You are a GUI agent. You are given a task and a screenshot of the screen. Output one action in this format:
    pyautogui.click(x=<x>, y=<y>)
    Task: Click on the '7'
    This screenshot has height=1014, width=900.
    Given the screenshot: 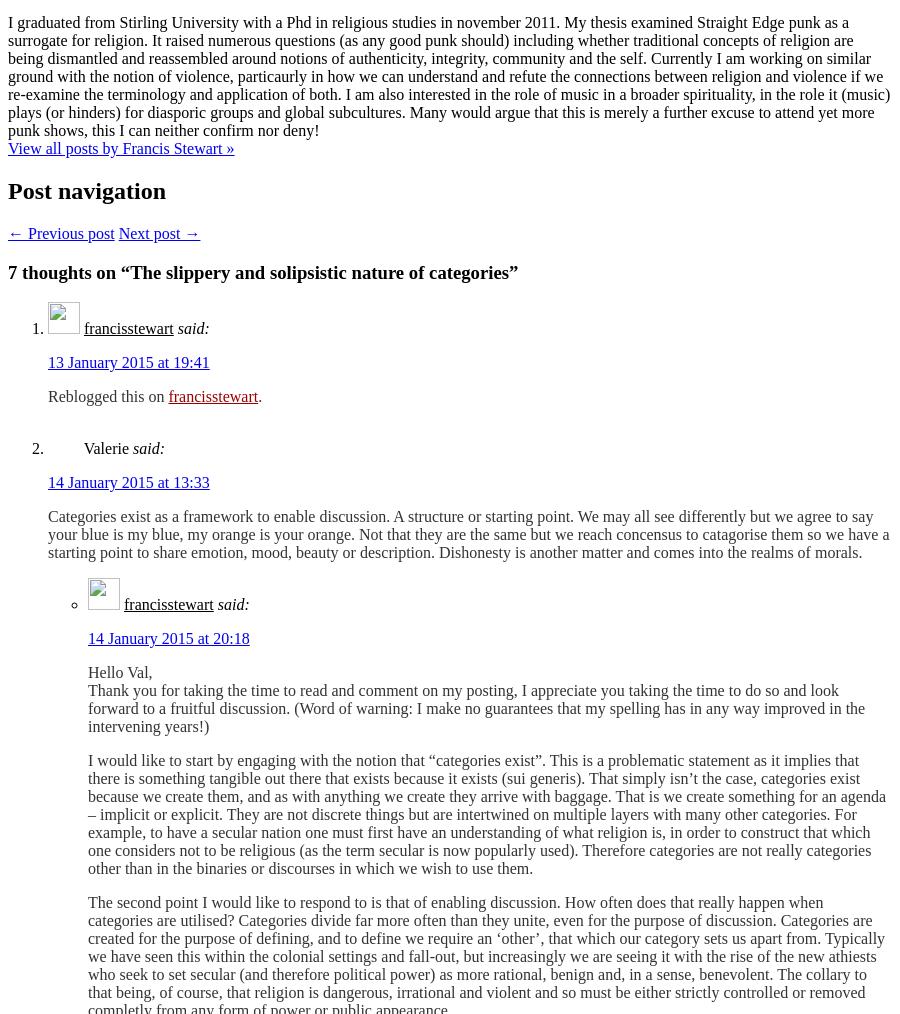 What is the action you would take?
    pyautogui.click(x=11, y=271)
    